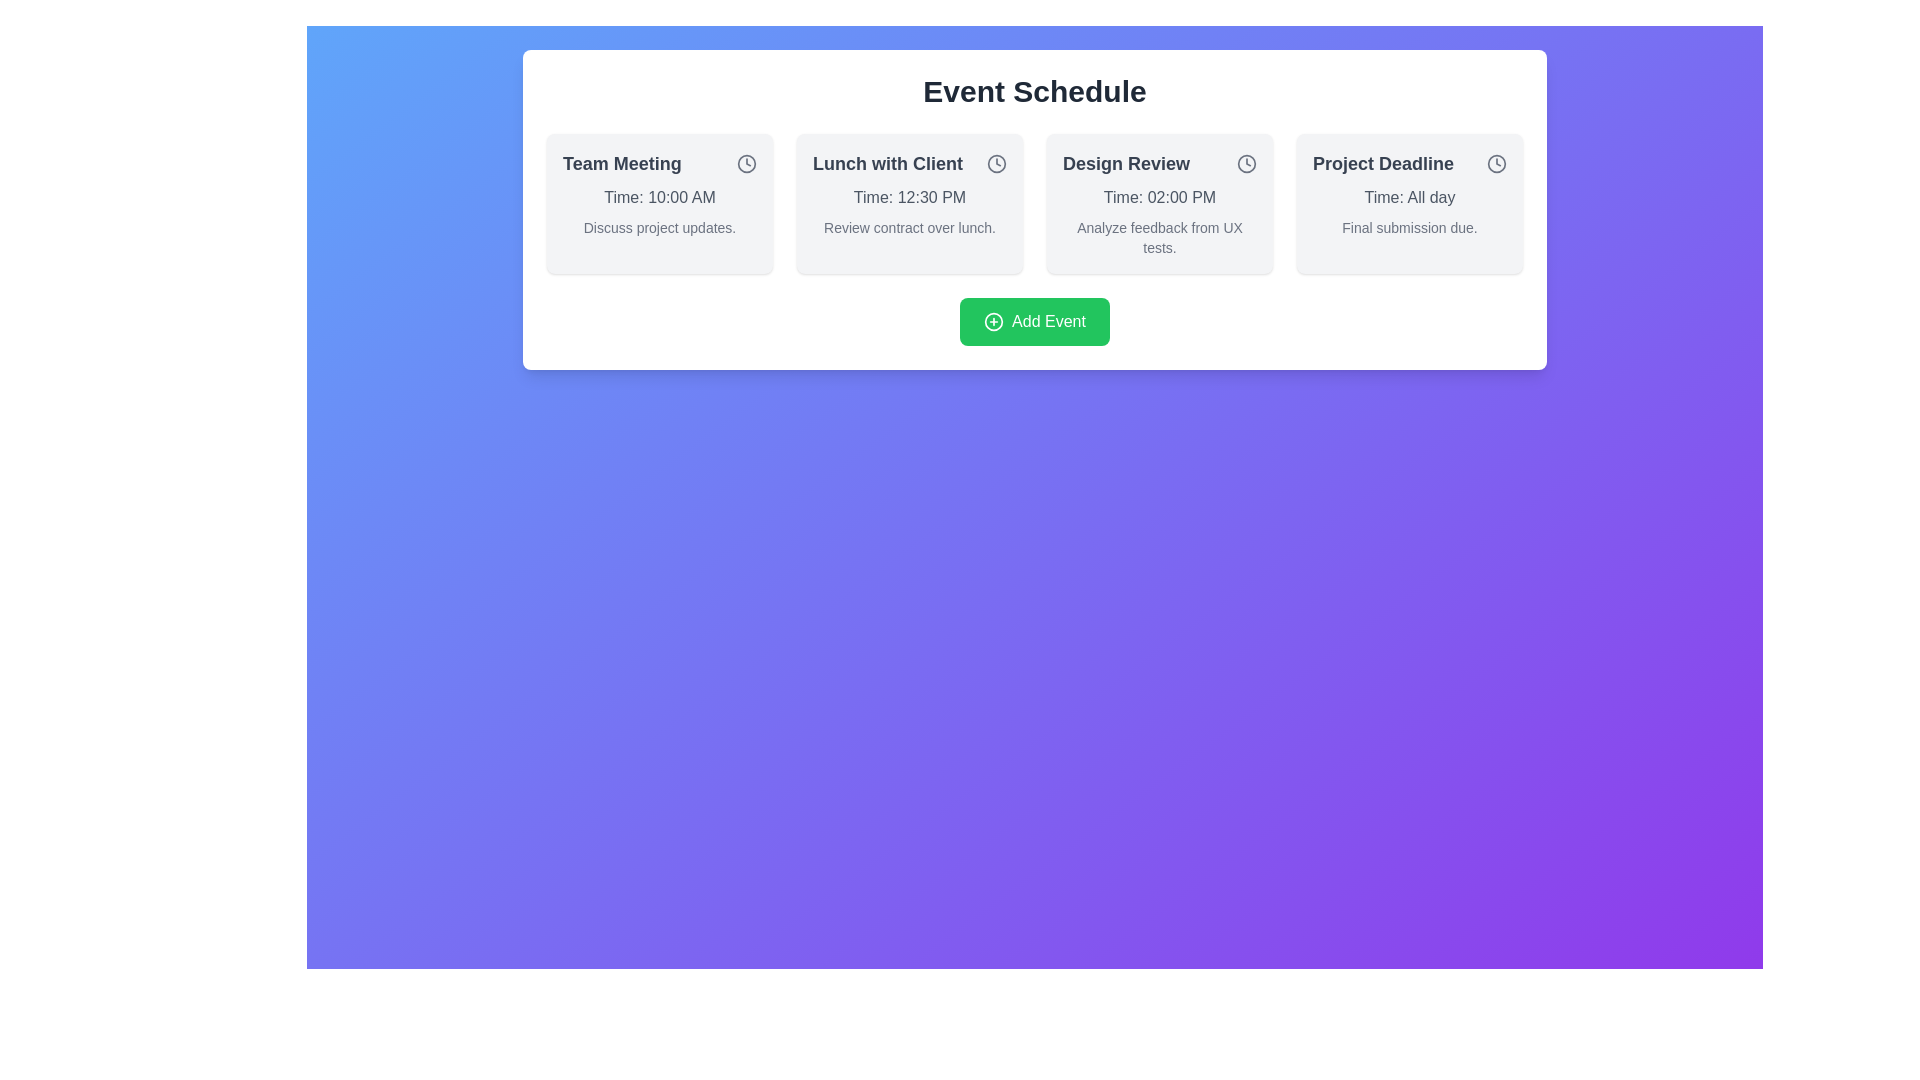 The image size is (1920, 1080). I want to click on the title text component for the 'Design Review' event card, which is located at the top of the third event card in the 'Event Schedule' section, featuring a visual clock icon for temporal relevance, so click(1160, 163).